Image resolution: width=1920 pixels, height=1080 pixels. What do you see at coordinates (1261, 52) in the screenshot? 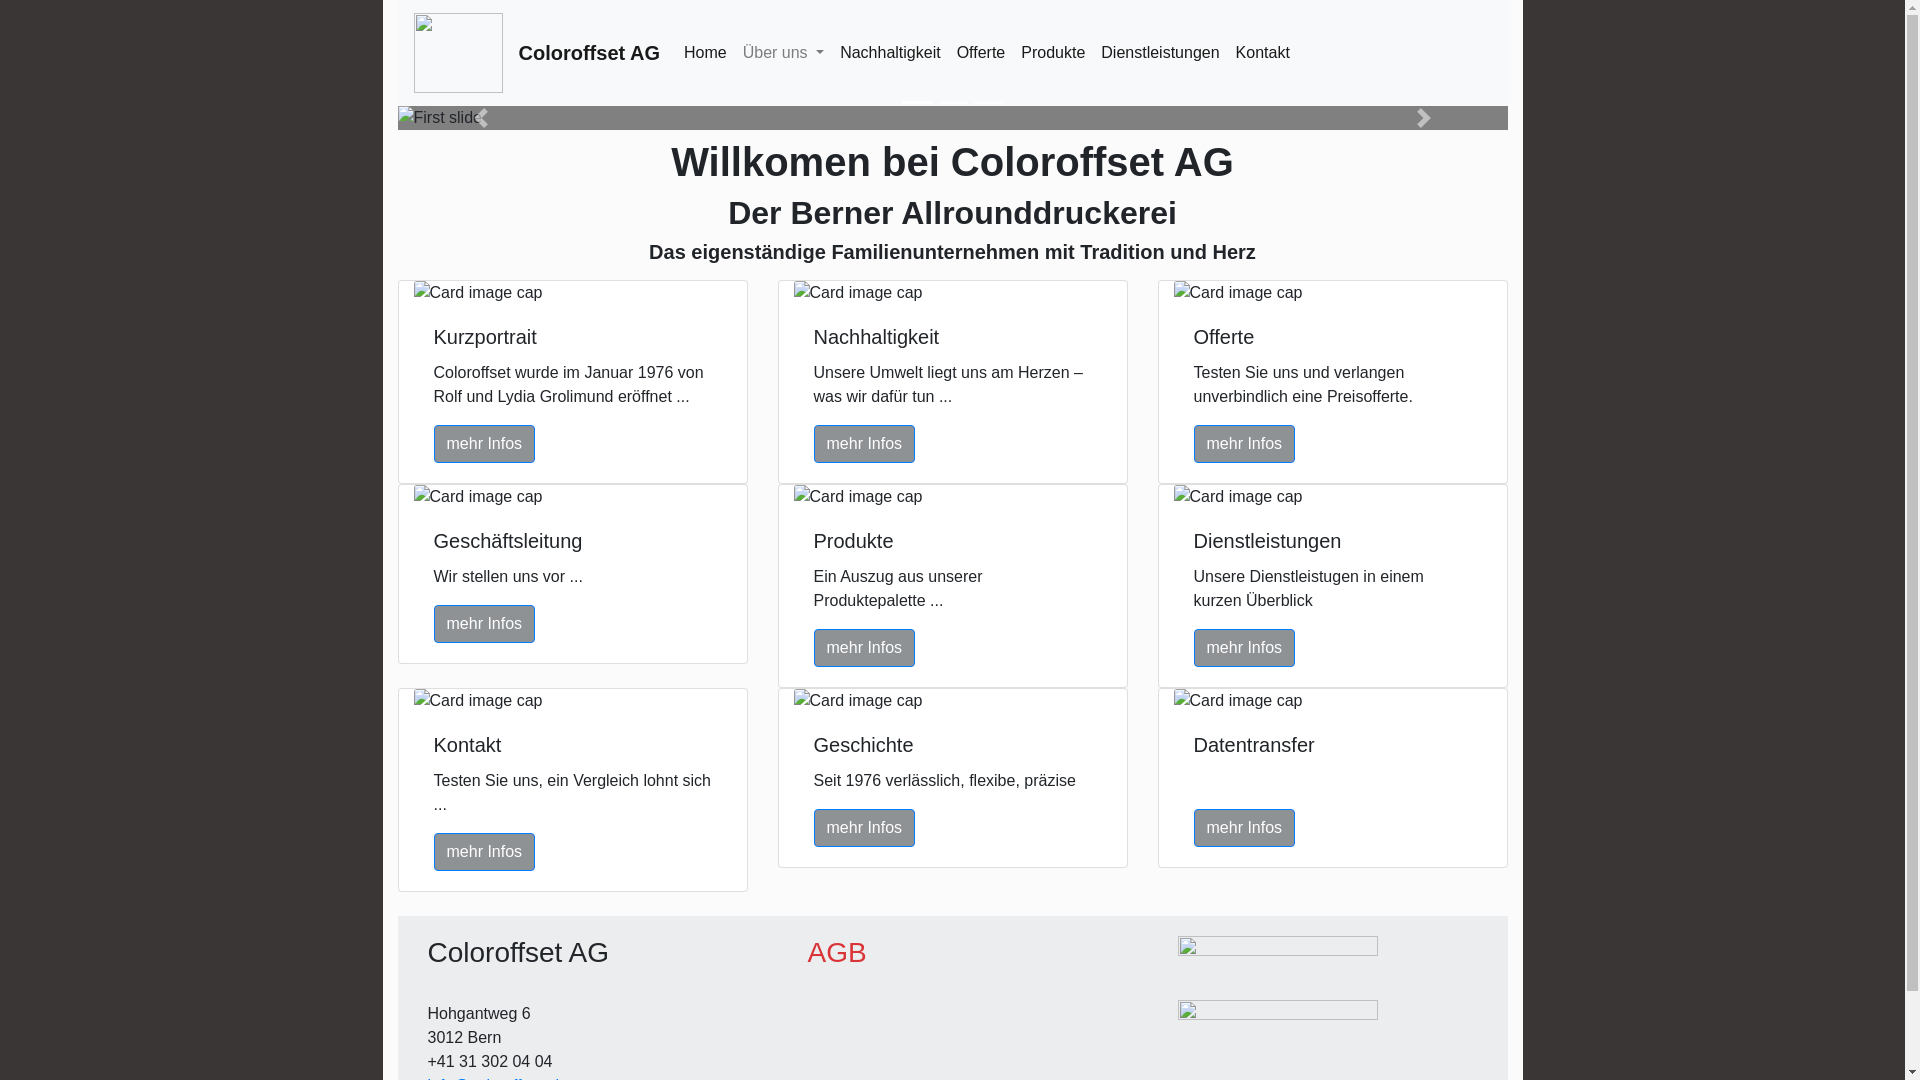
I see `'Kontakt` at bounding box center [1261, 52].